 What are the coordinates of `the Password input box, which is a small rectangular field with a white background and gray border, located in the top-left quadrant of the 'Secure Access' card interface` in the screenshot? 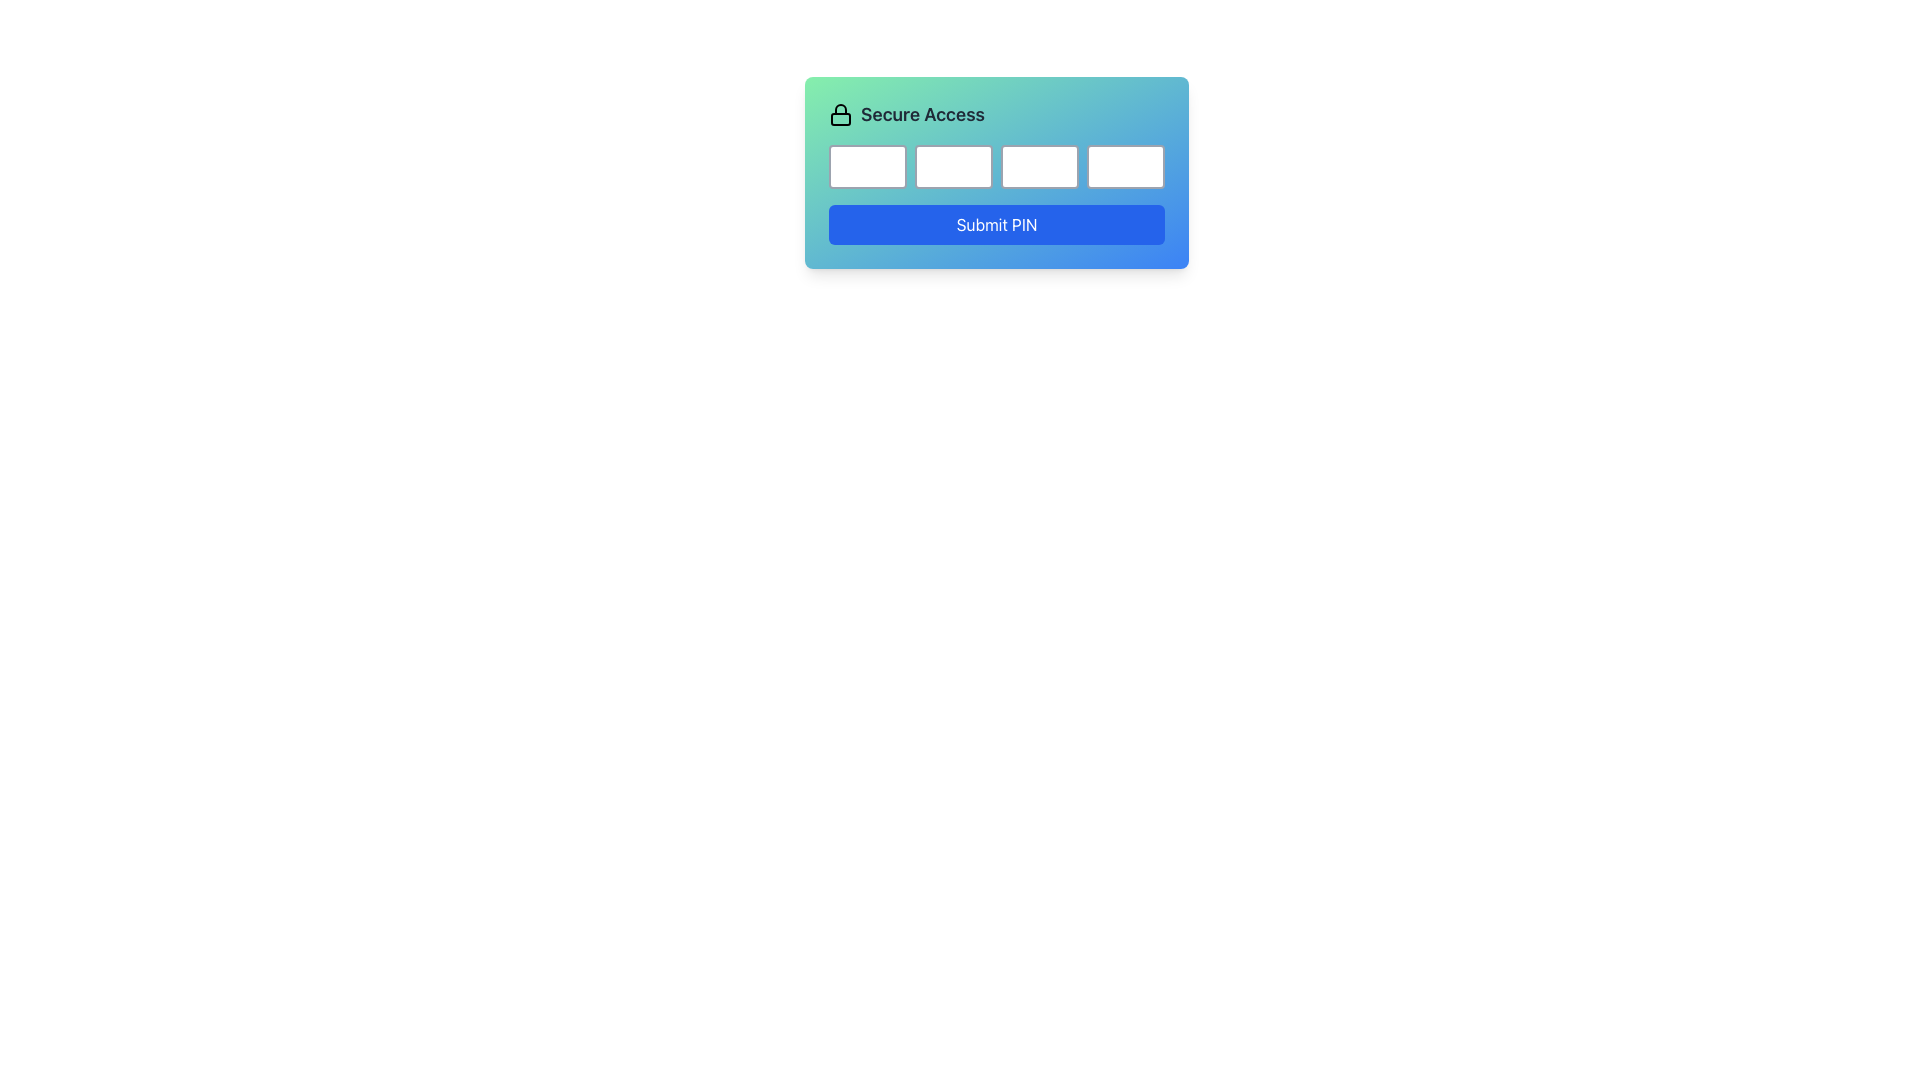 It's located at (868, 165).